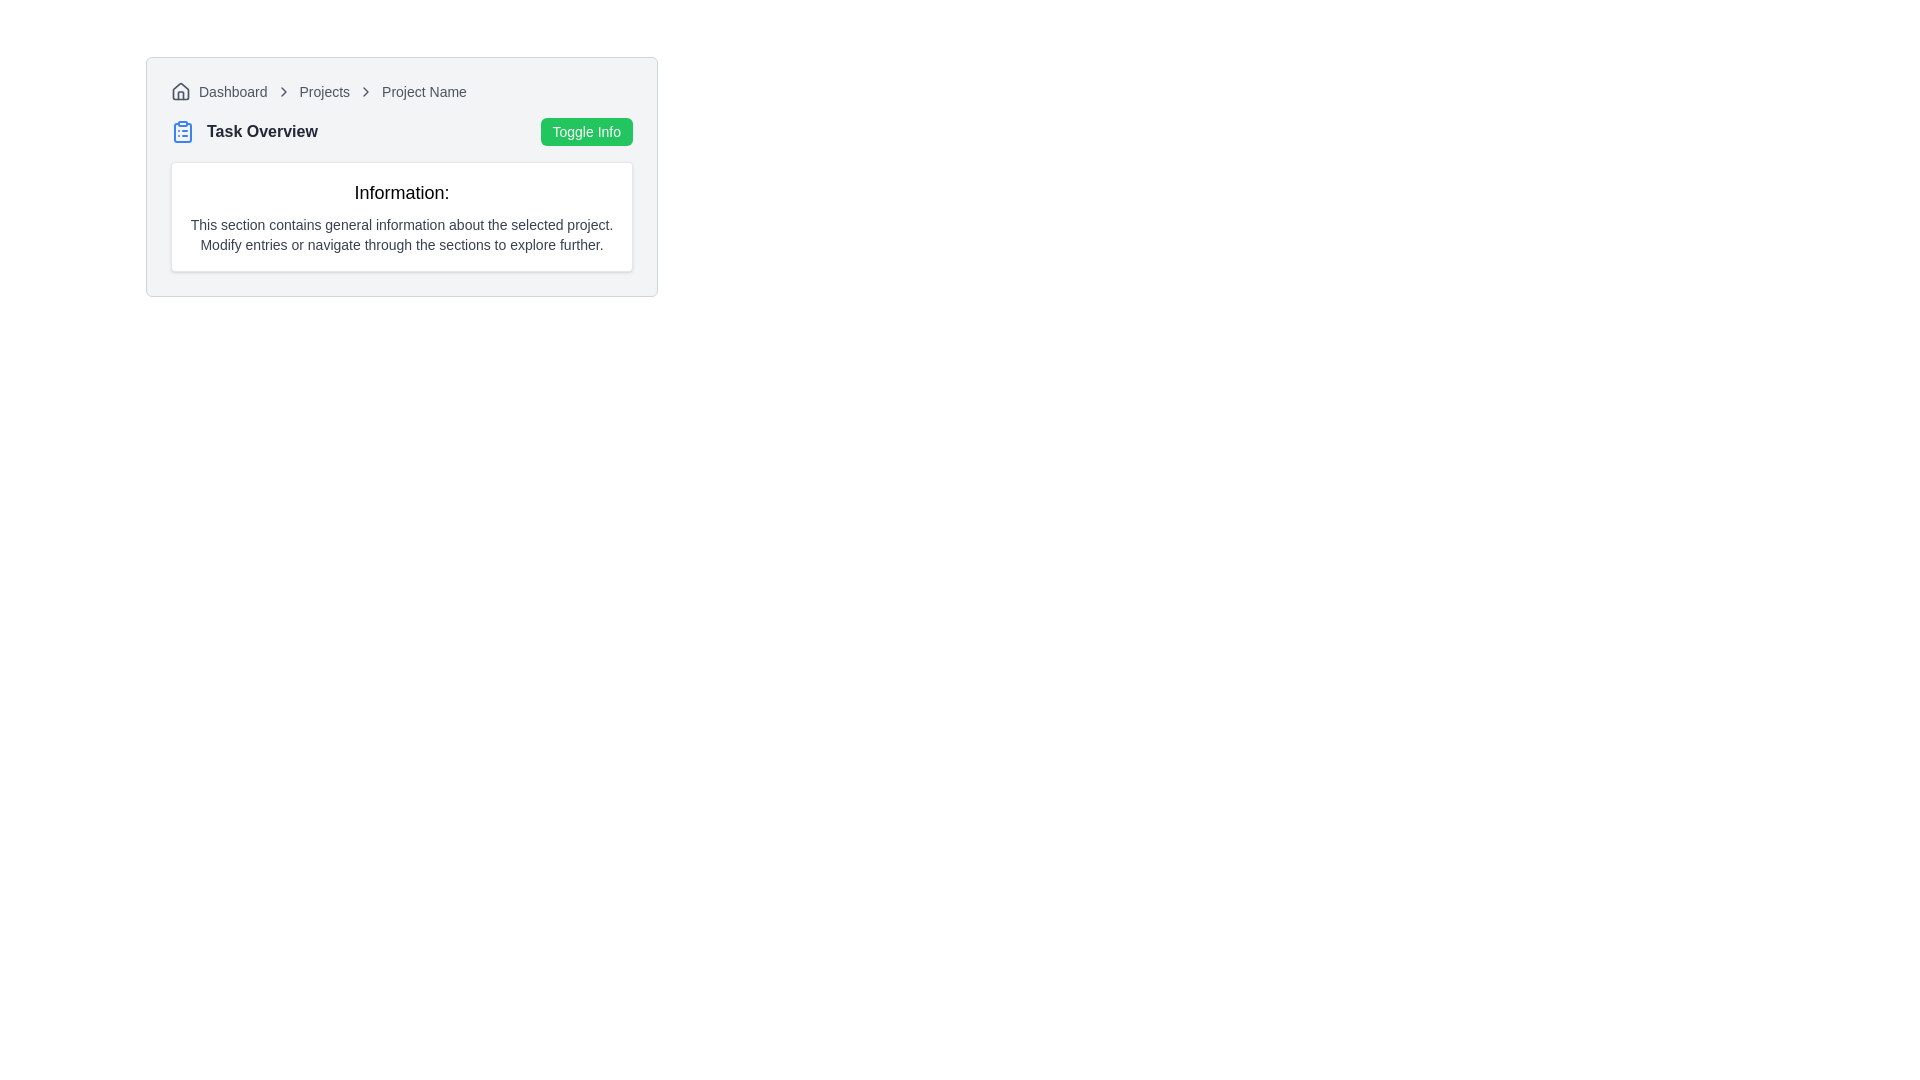 This screenshot has width=1920, height=1080. I want to click on the button located in the upper-right side of the 'Task Overview' section, so click(585, 131).